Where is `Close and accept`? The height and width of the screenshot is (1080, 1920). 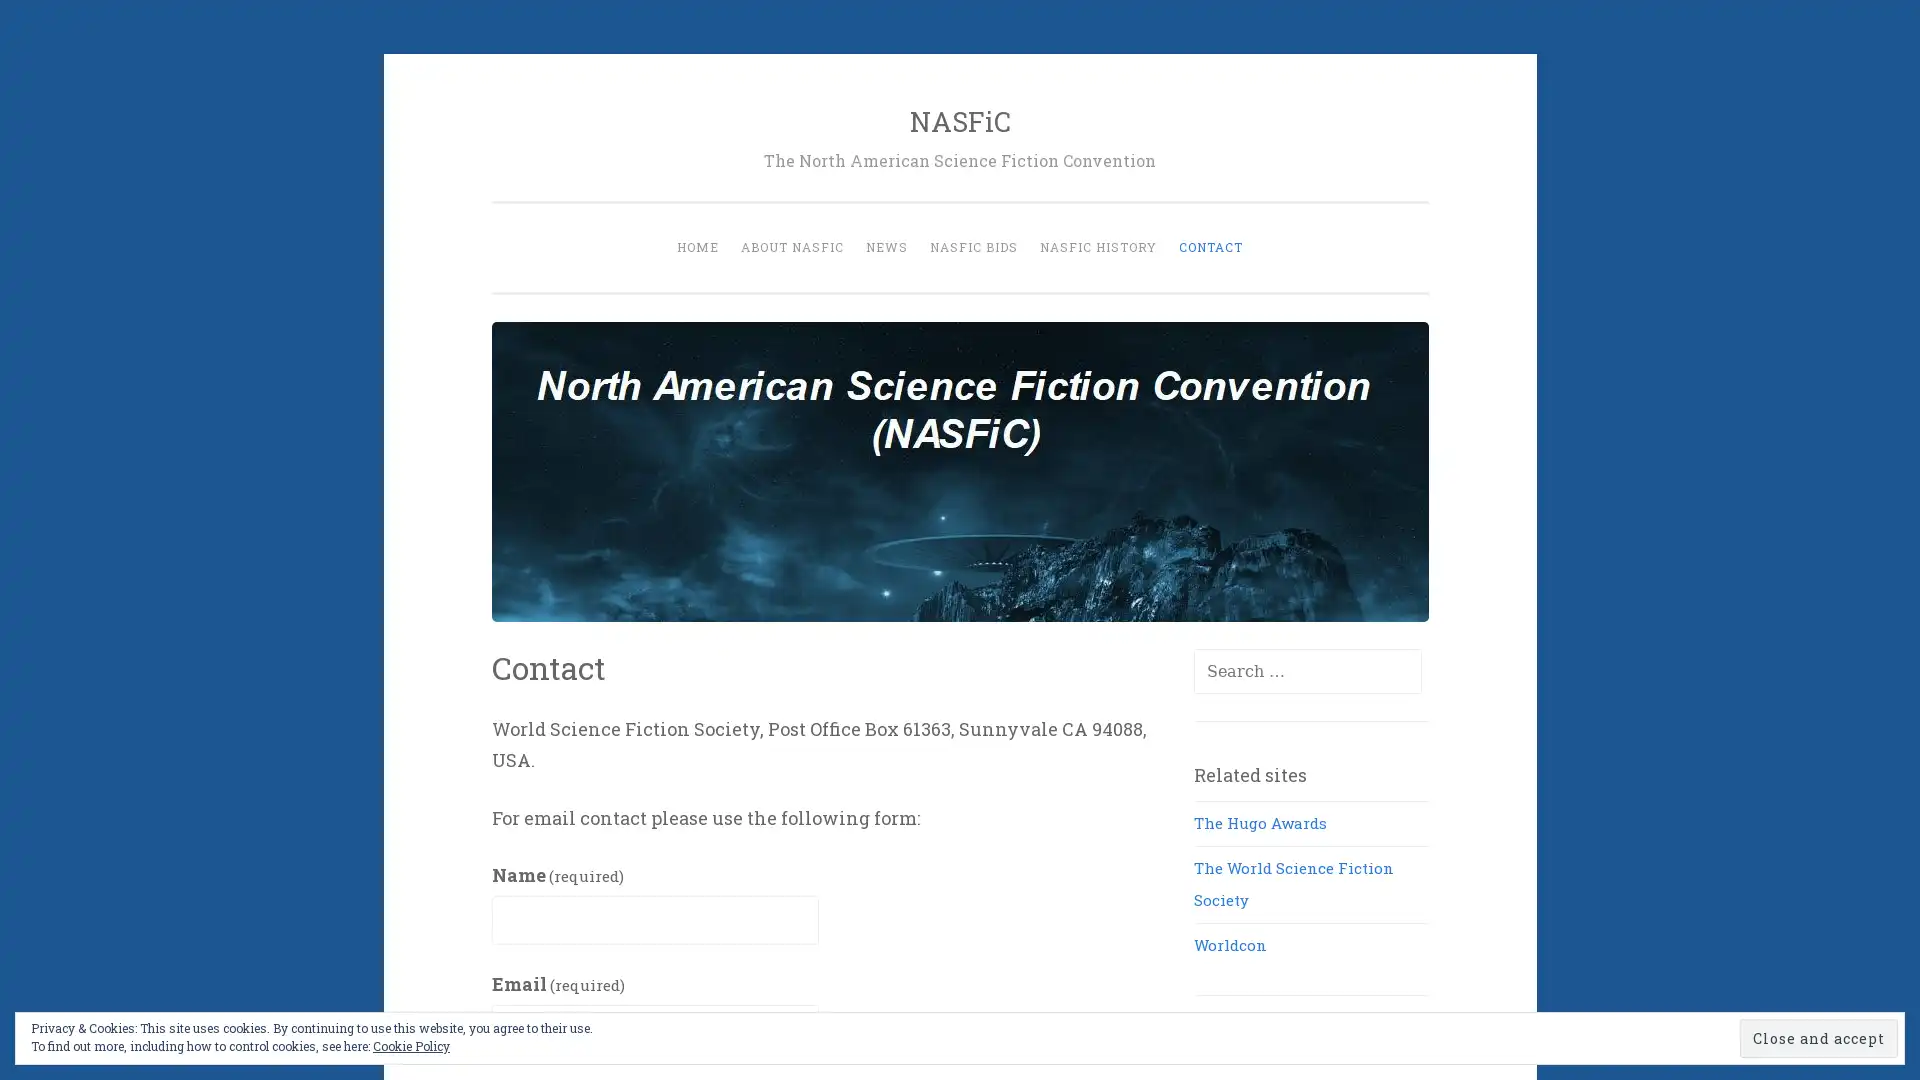 Close and accept is located at coordinates (1819, 1037).